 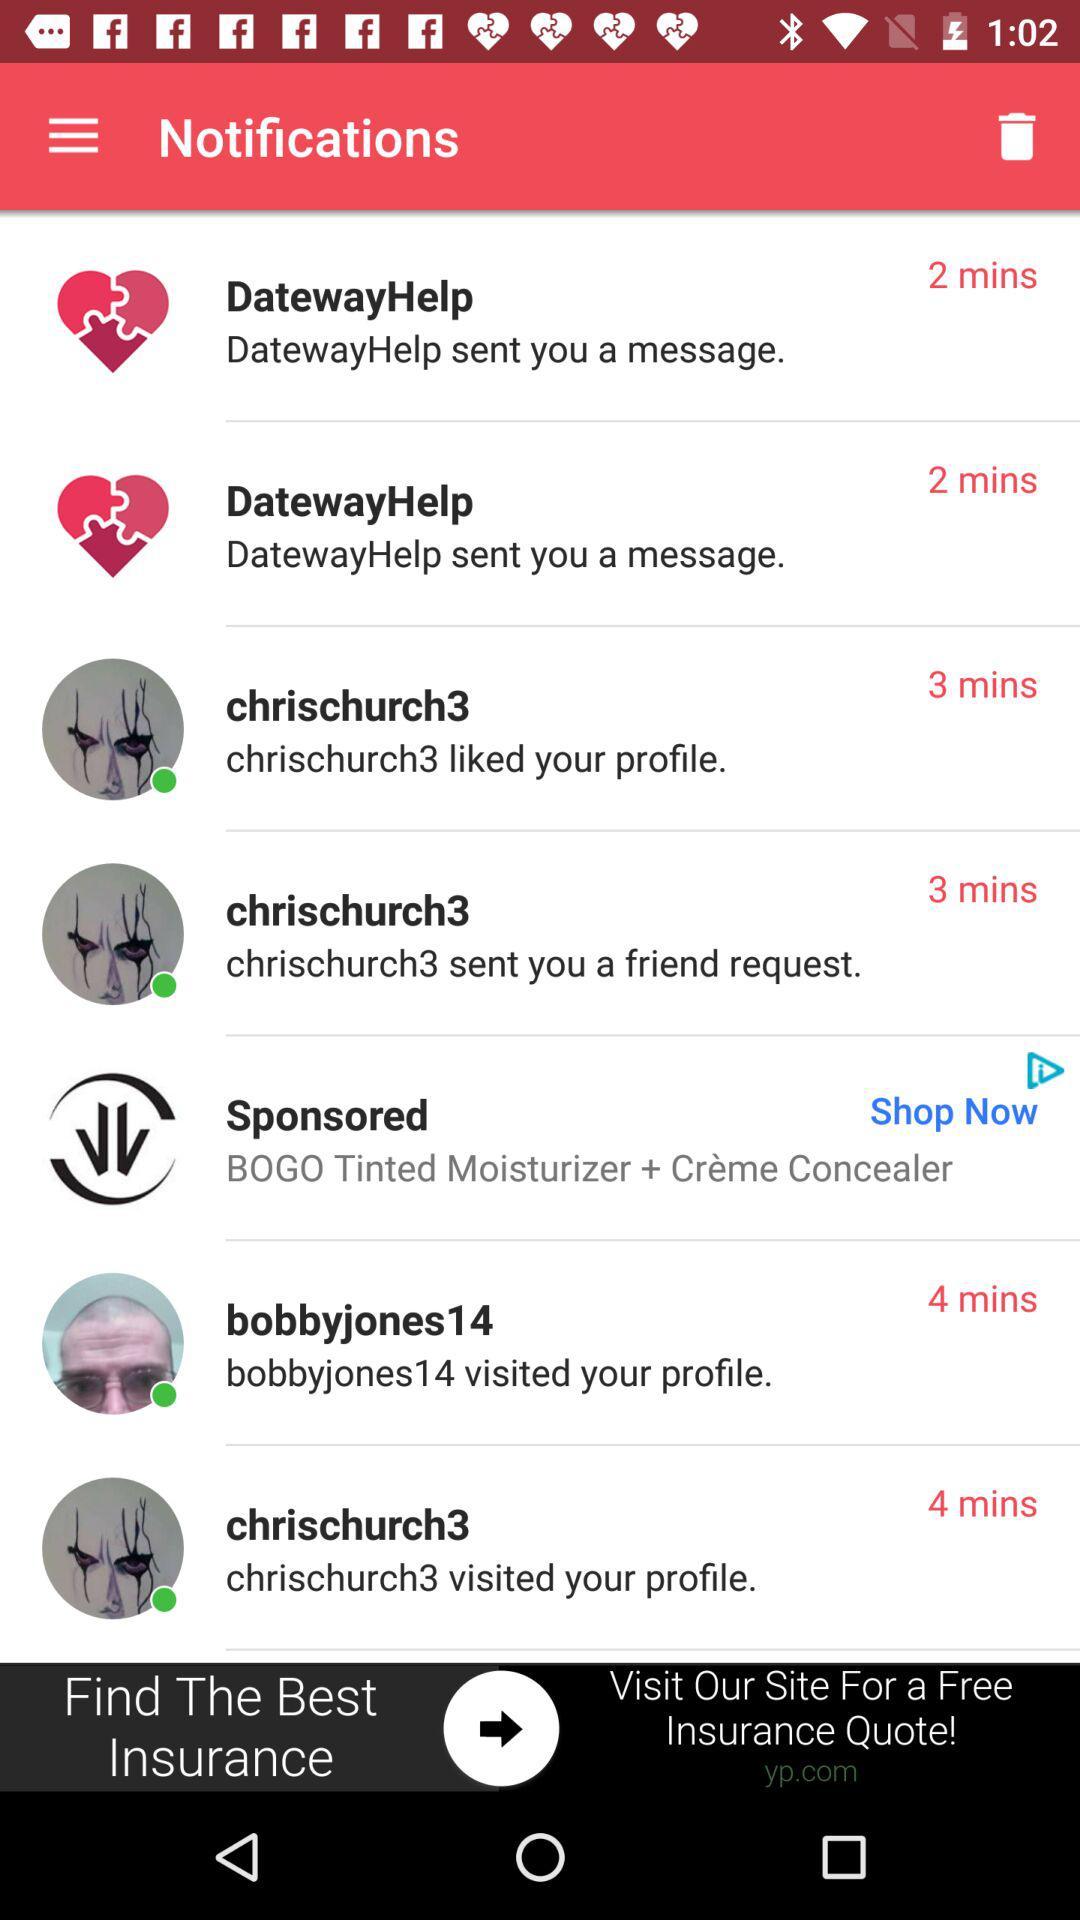 What do you see at coordinates (112, 1138) in the screenshot?
I see `open sponsored content` at bounding box center [112, 1138].